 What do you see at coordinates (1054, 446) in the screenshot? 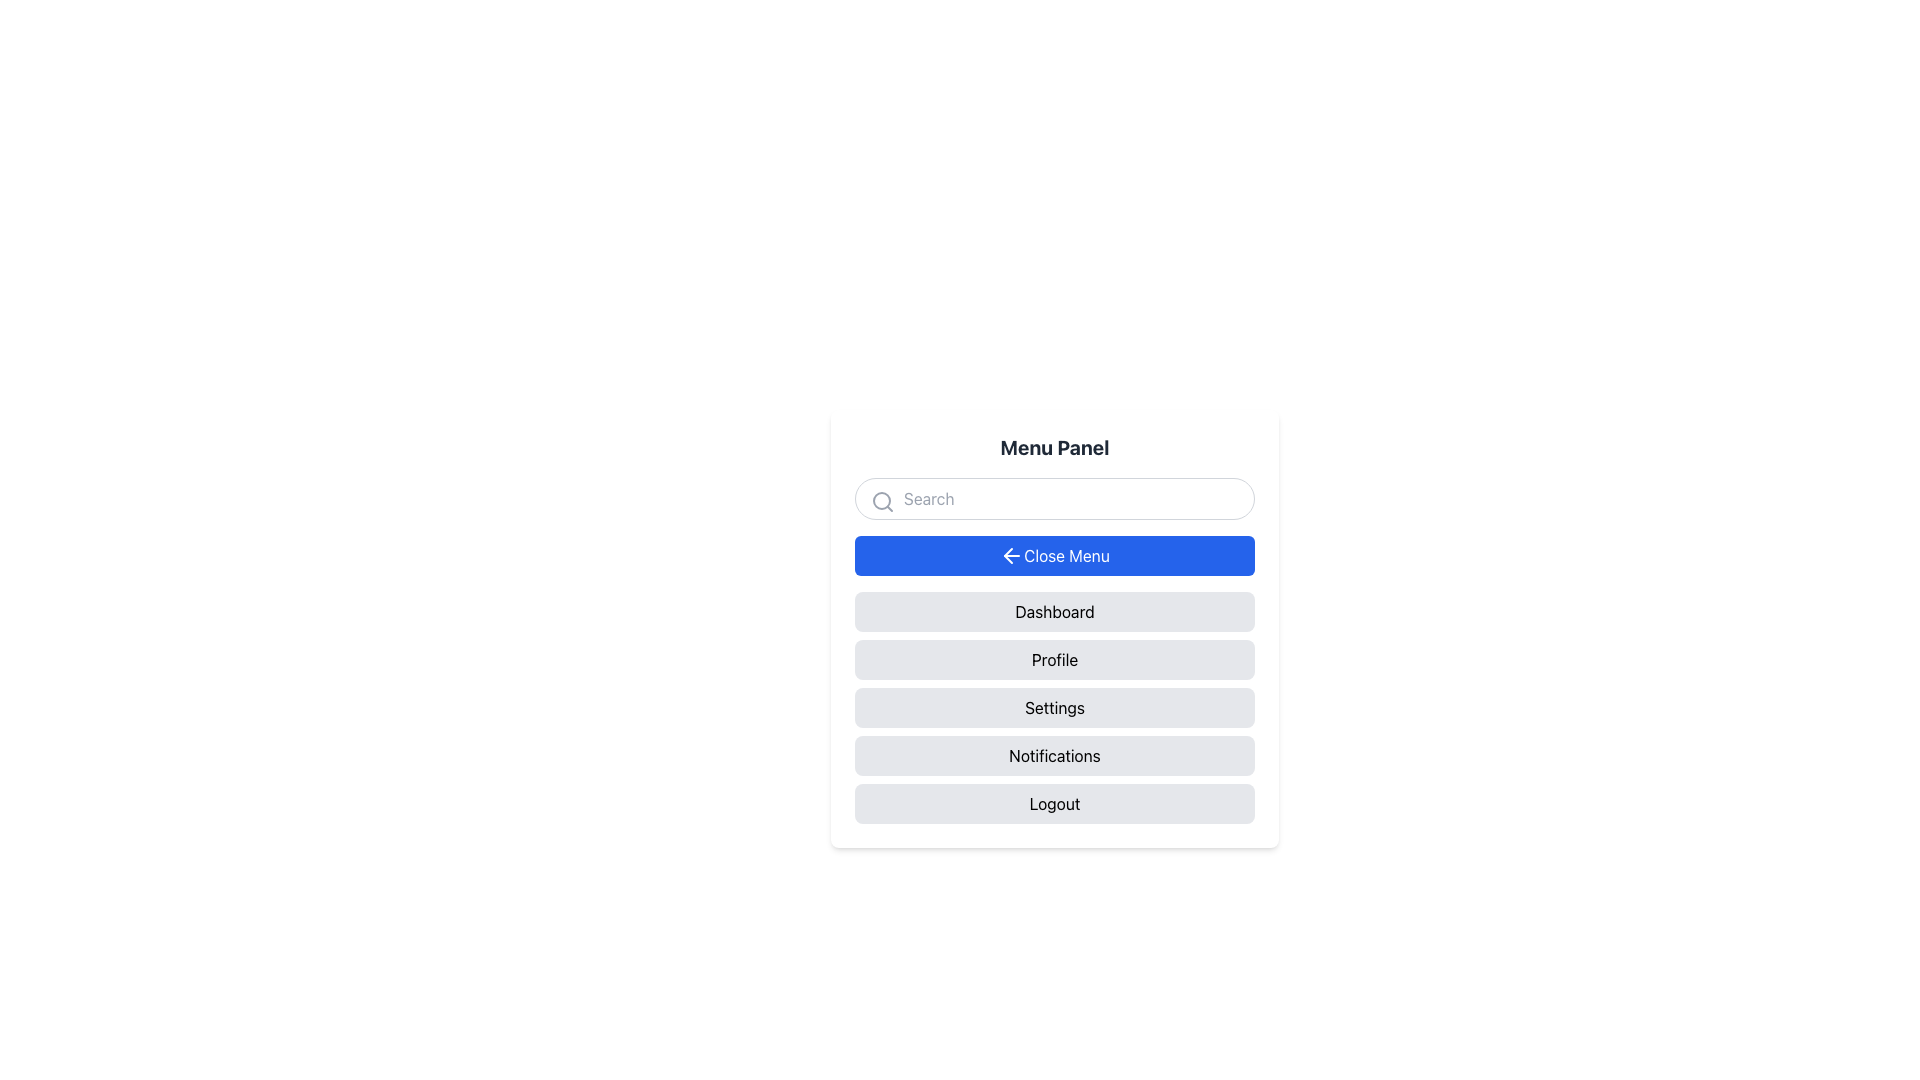
I see `the text within the Text Label that serves as the title of the menu panel, which is located at the top of the menu interface above the search input field` at bounding box center [1054, 446].